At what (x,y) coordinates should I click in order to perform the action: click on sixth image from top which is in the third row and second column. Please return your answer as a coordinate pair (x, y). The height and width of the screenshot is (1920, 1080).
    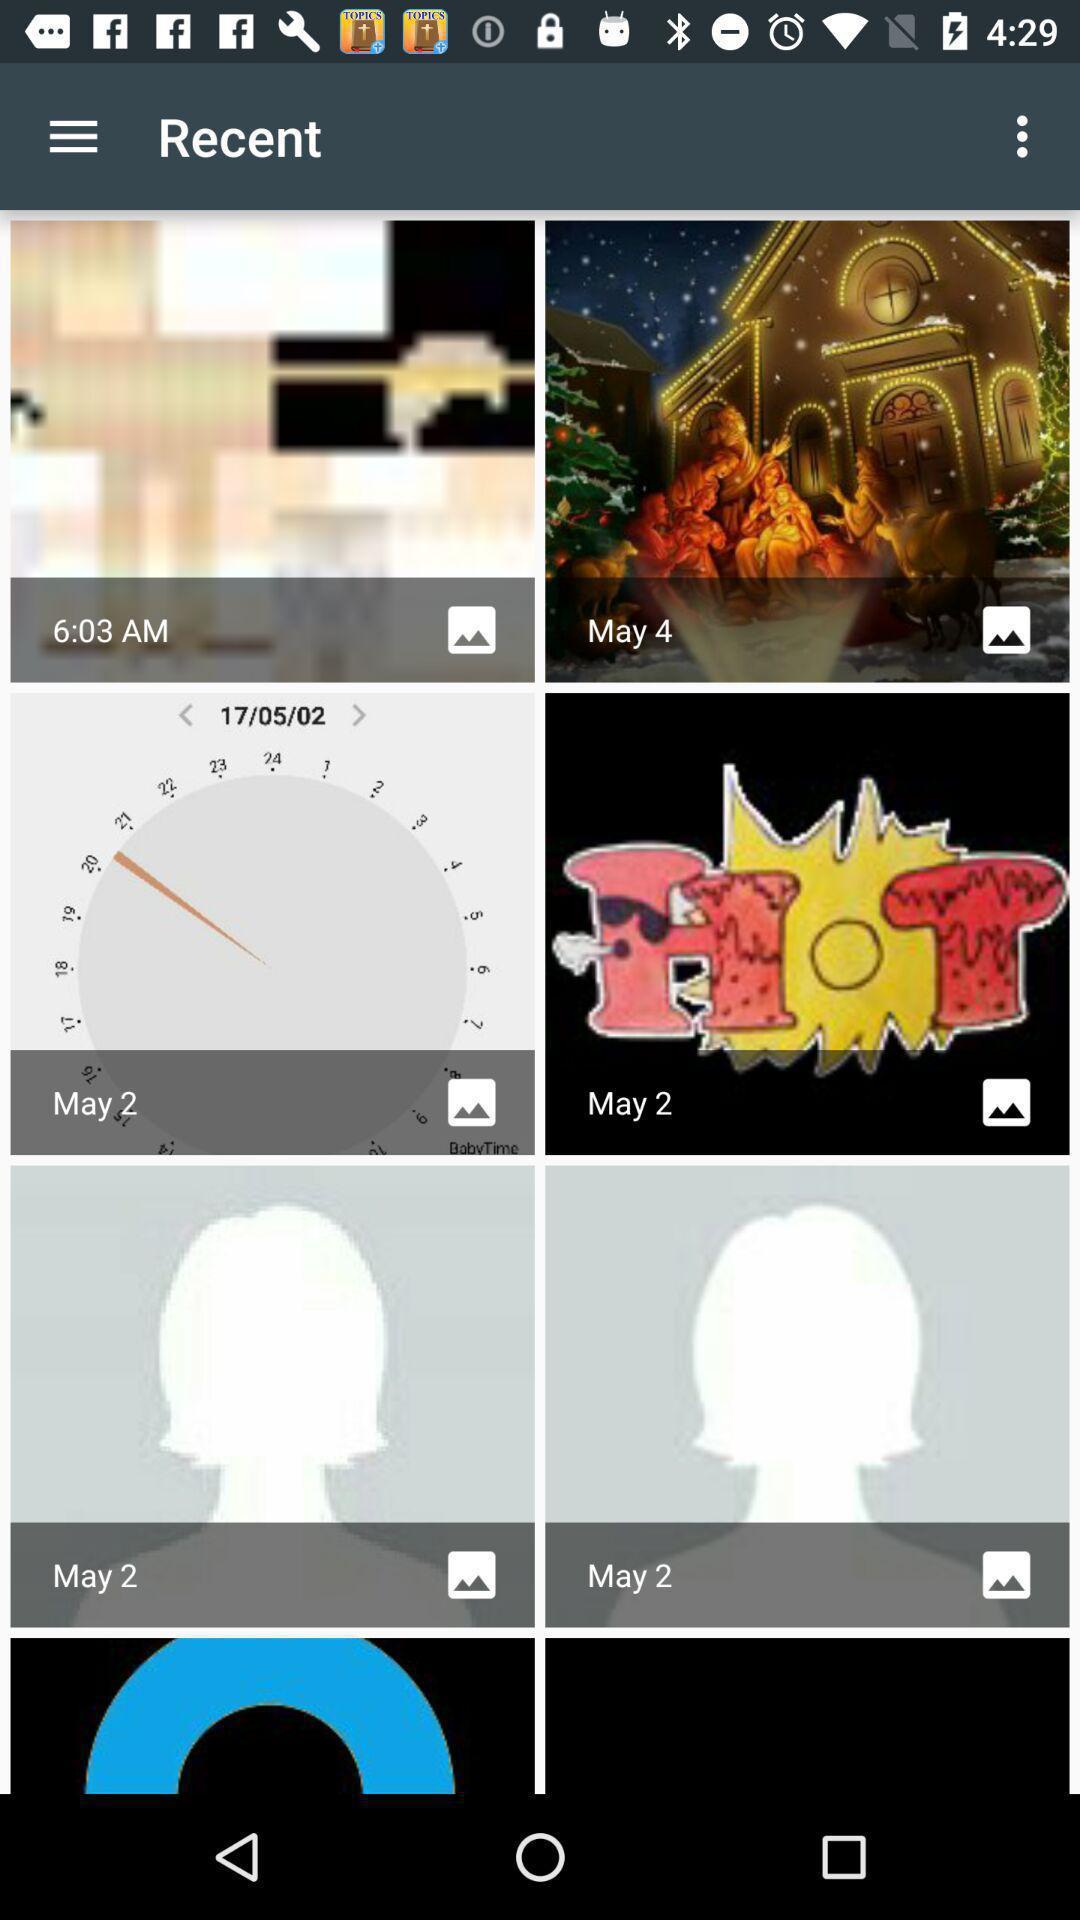
    Looking at the image, I should click on (806, 1395).